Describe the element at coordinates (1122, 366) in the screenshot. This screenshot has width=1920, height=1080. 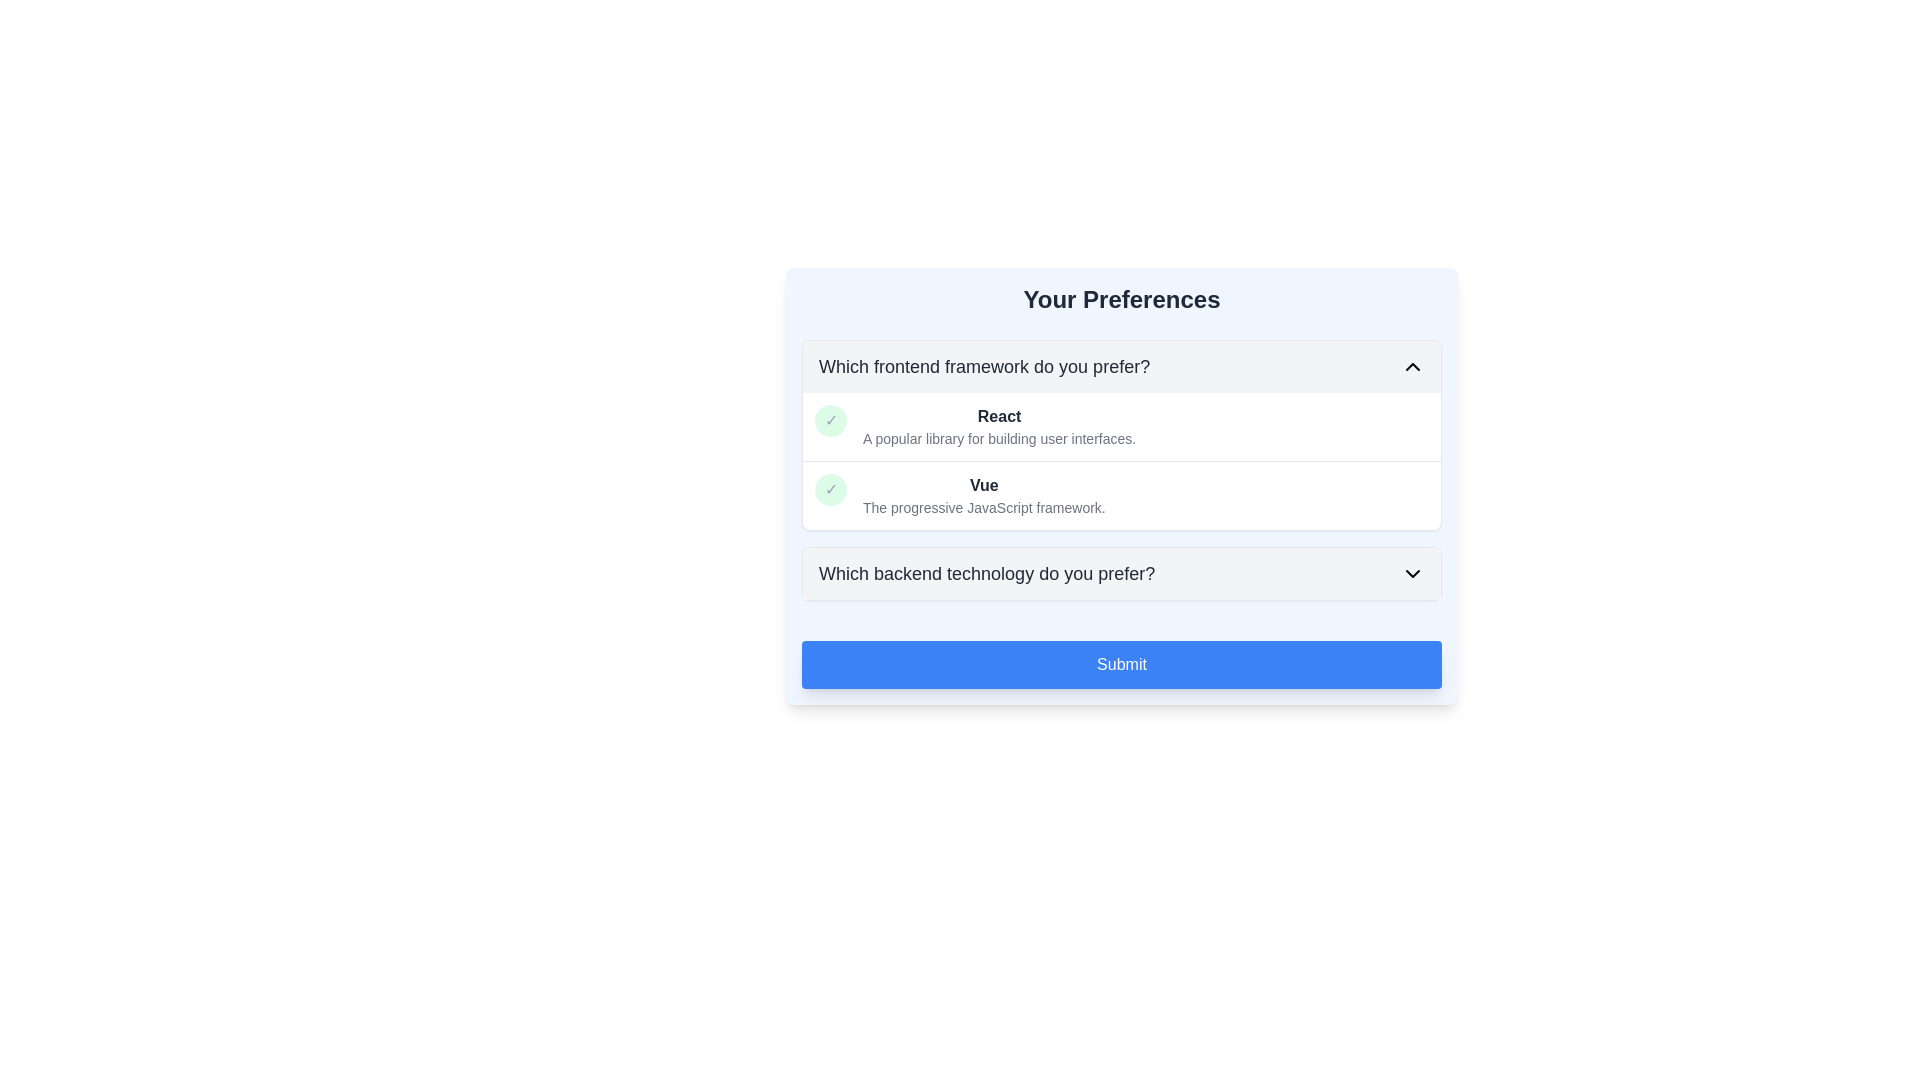
I see `the chevron icon of the Dropdown header indicating the expandable section for selecting a frontend framework` at that location.